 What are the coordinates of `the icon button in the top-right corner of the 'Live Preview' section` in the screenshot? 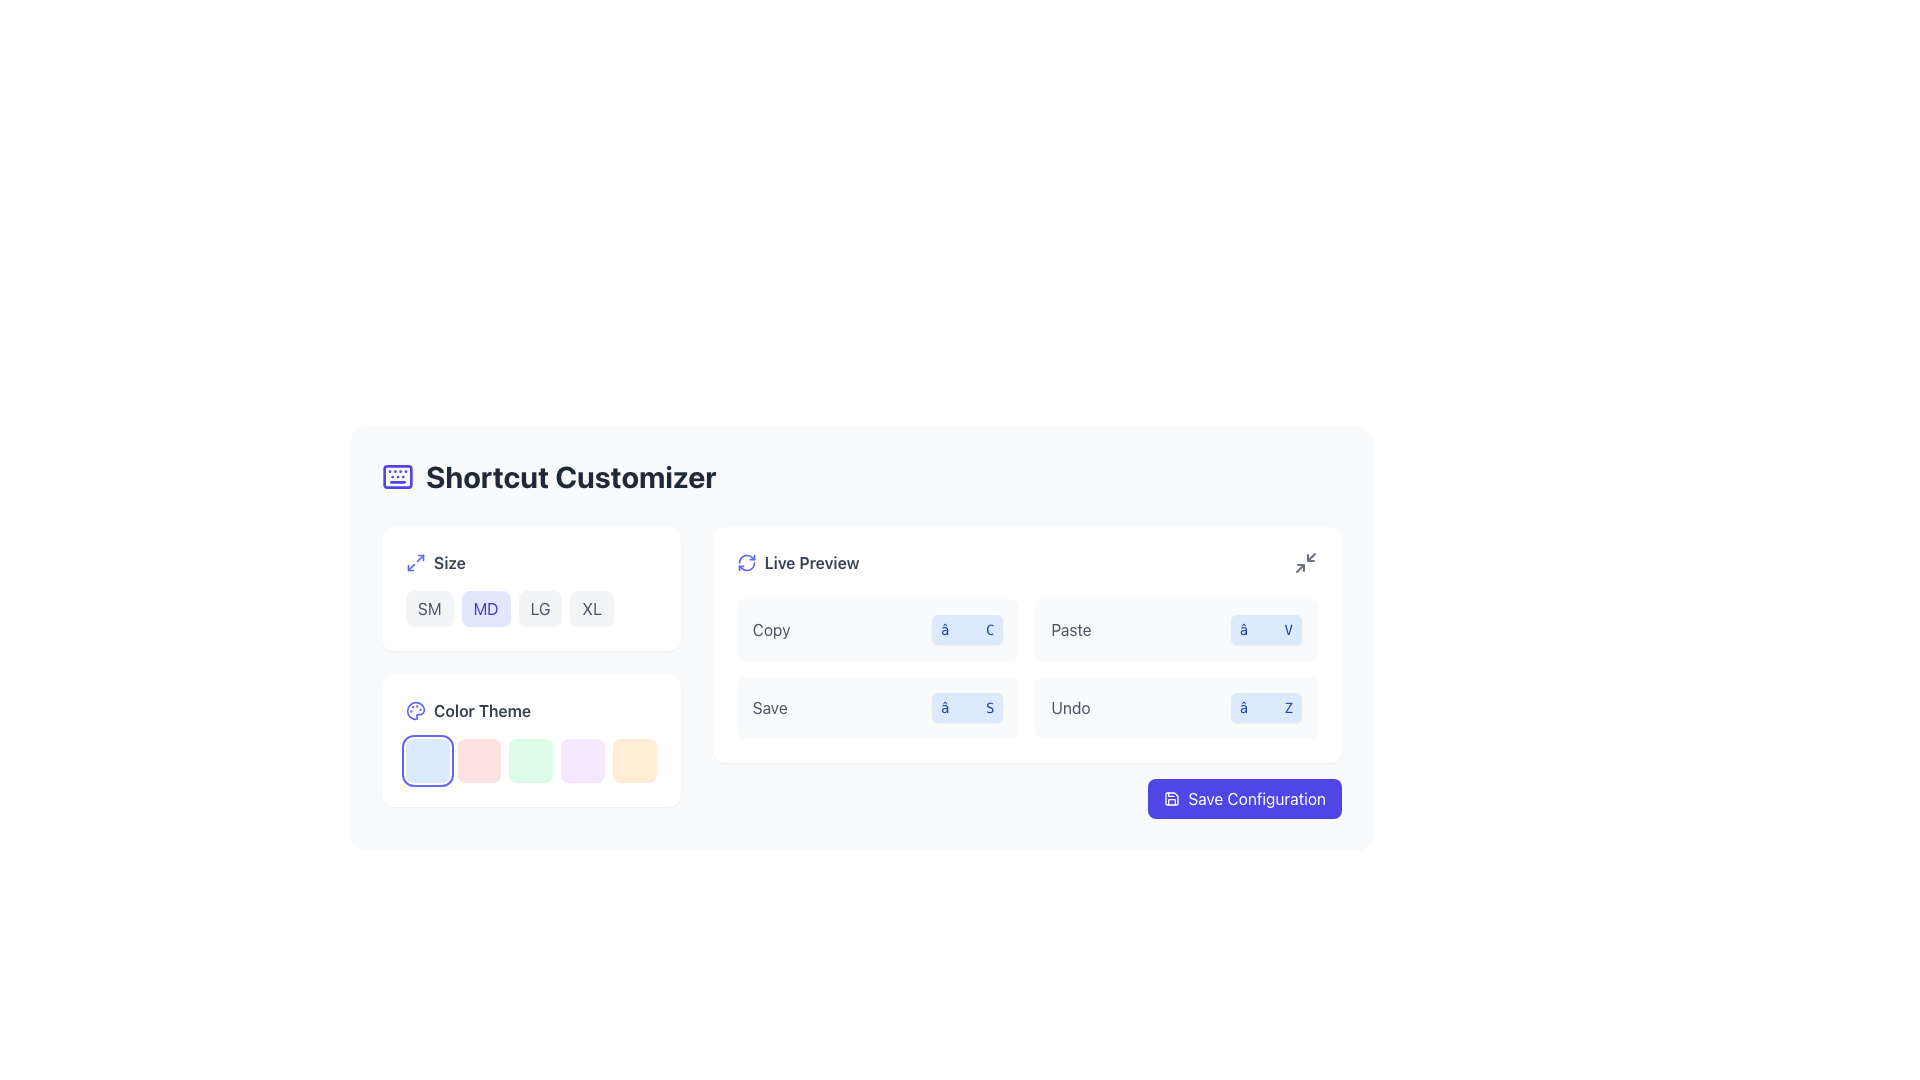 It's located at (1305, 563).